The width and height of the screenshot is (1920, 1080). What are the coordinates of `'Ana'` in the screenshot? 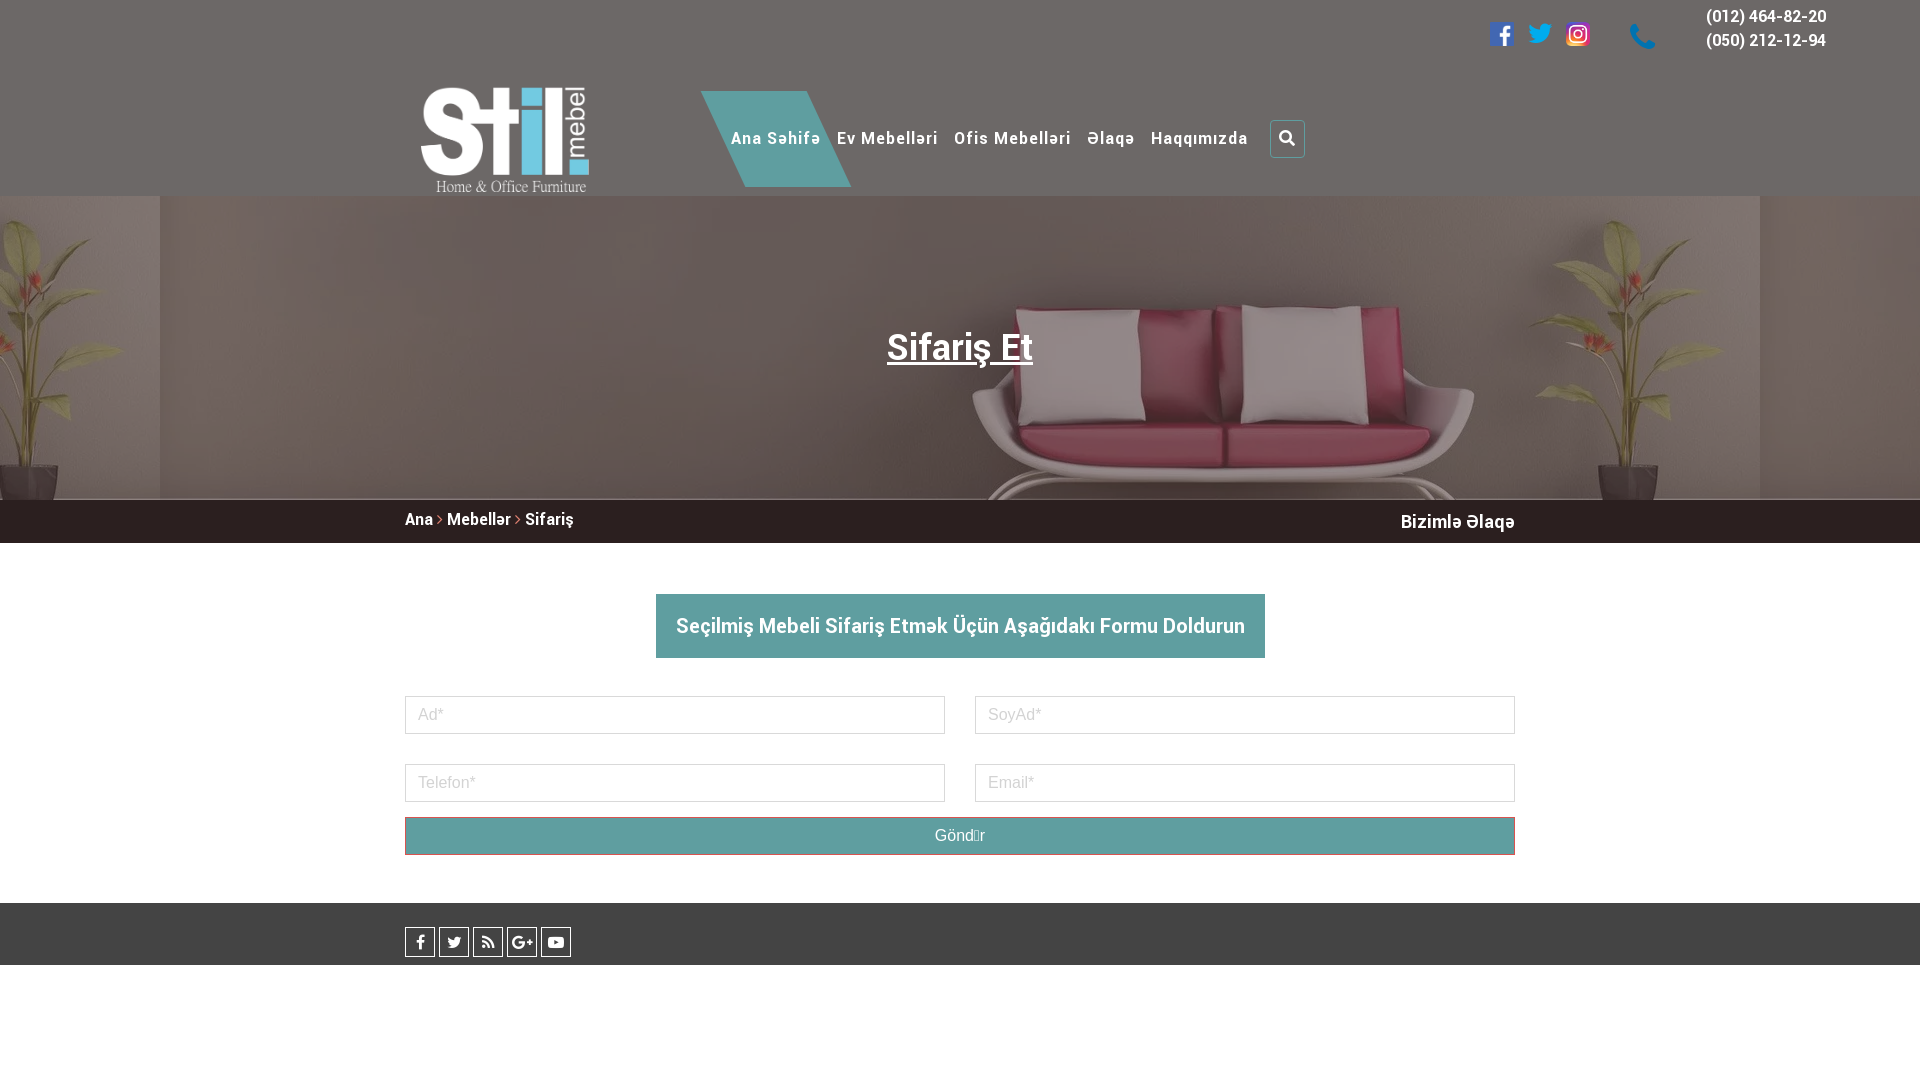 It's located at (417, 518).